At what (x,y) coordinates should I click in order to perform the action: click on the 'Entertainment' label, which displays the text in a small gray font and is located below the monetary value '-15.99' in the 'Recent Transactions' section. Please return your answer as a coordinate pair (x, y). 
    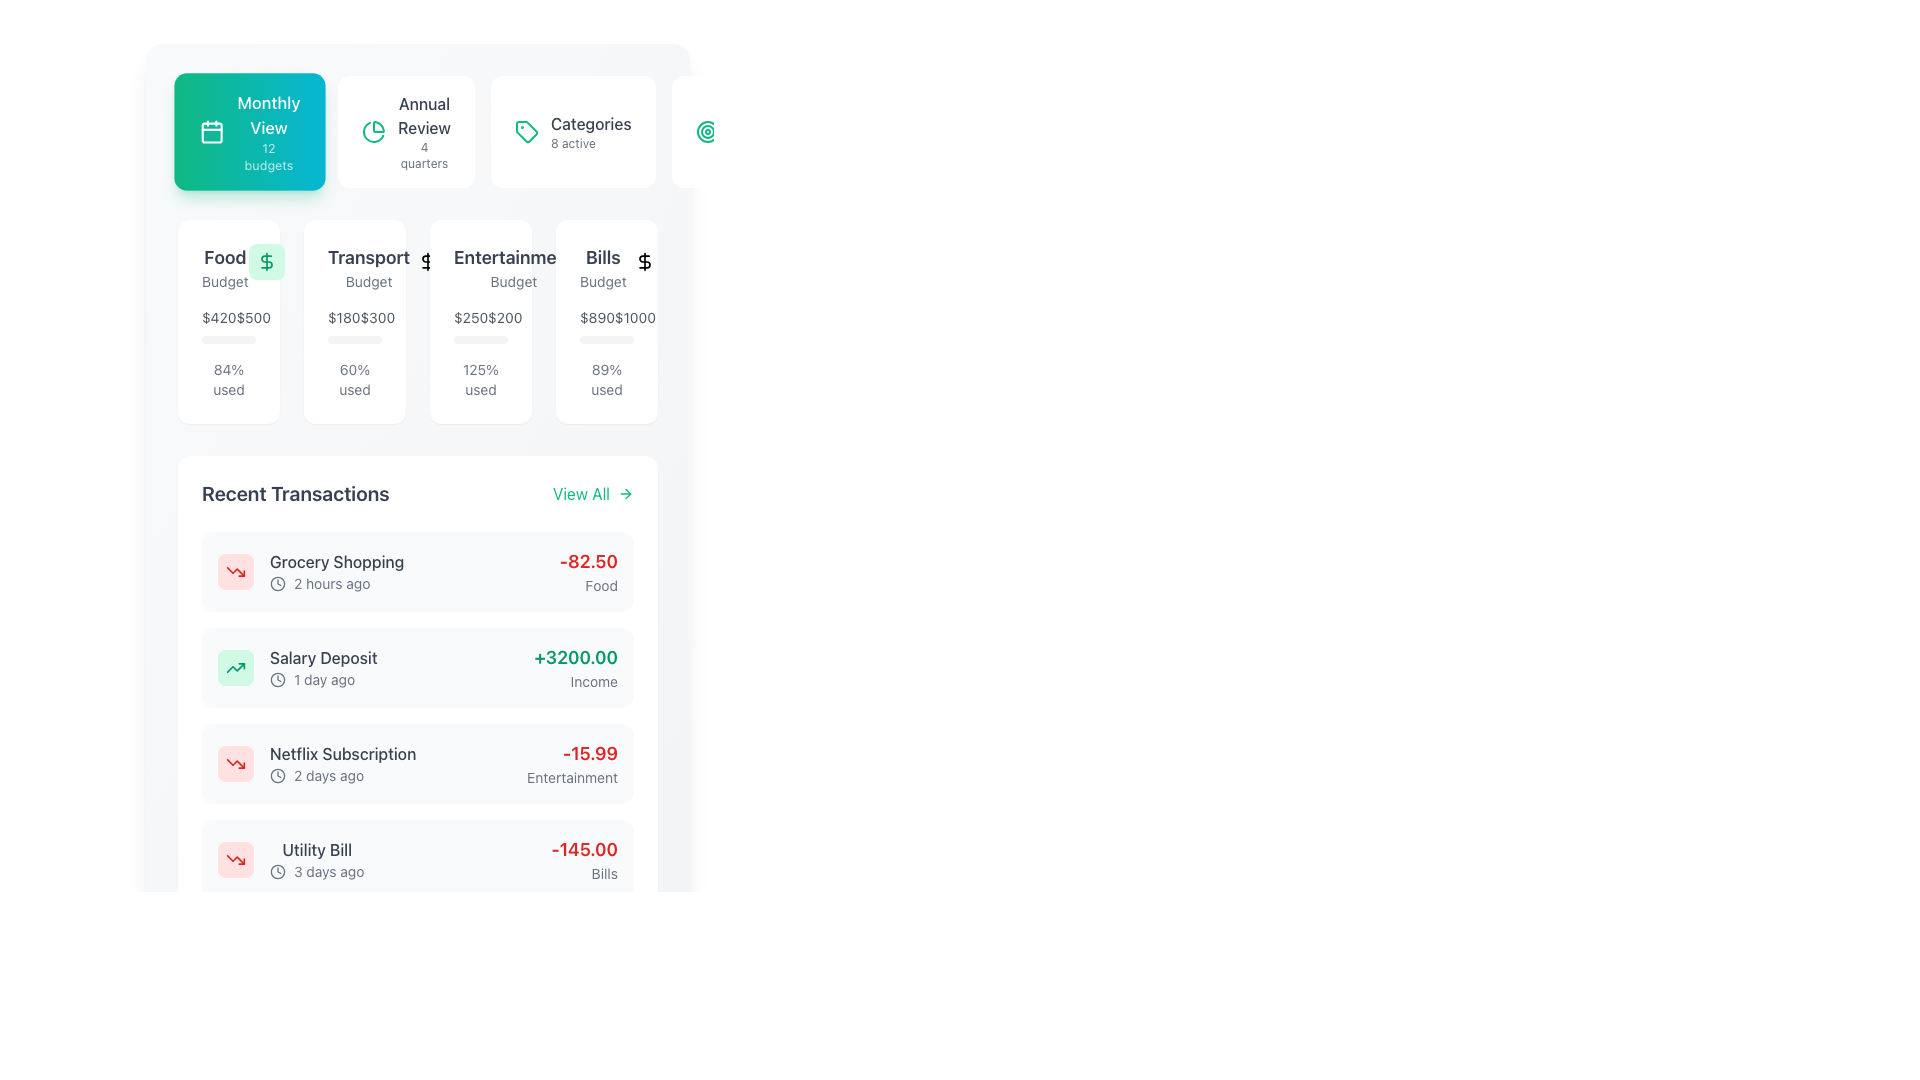
    Looking at the image, I should click on (571, 777).